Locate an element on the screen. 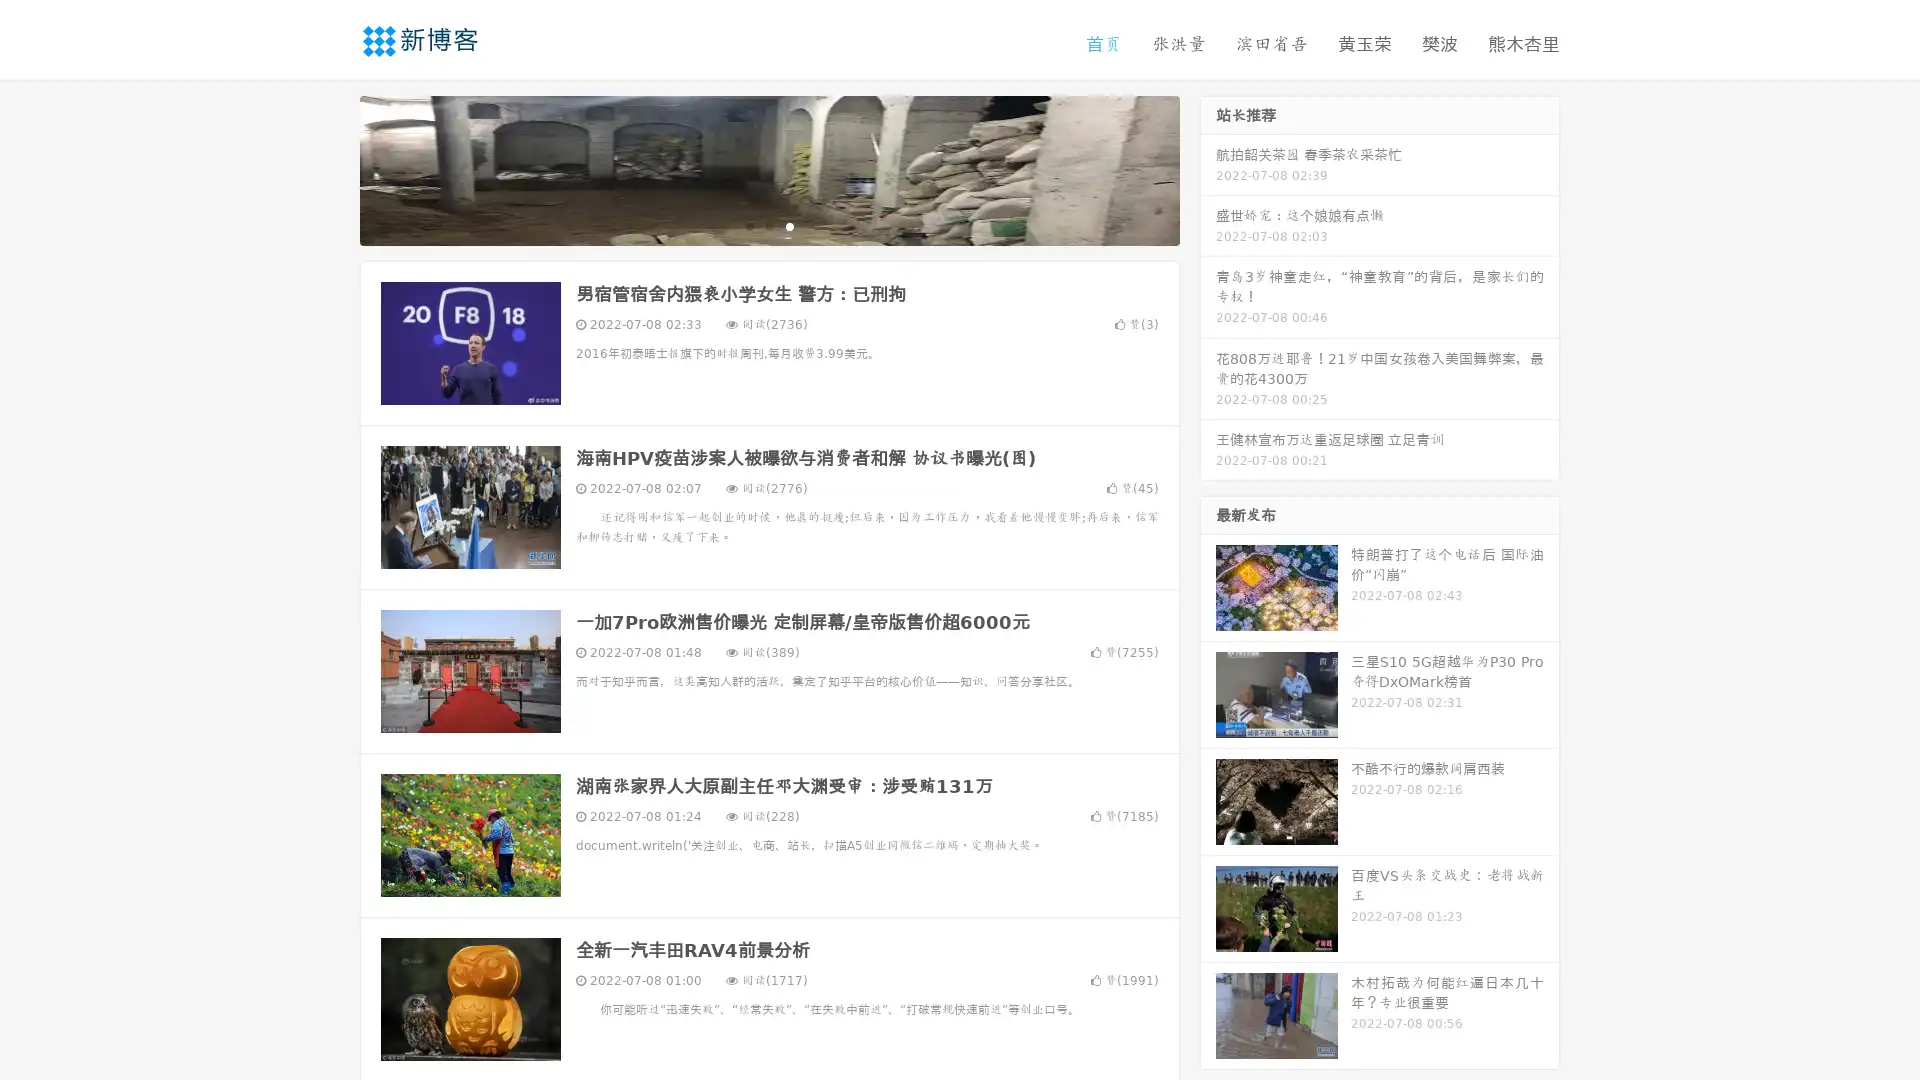  Go to slide 2 is located at coordinates (768, 225).